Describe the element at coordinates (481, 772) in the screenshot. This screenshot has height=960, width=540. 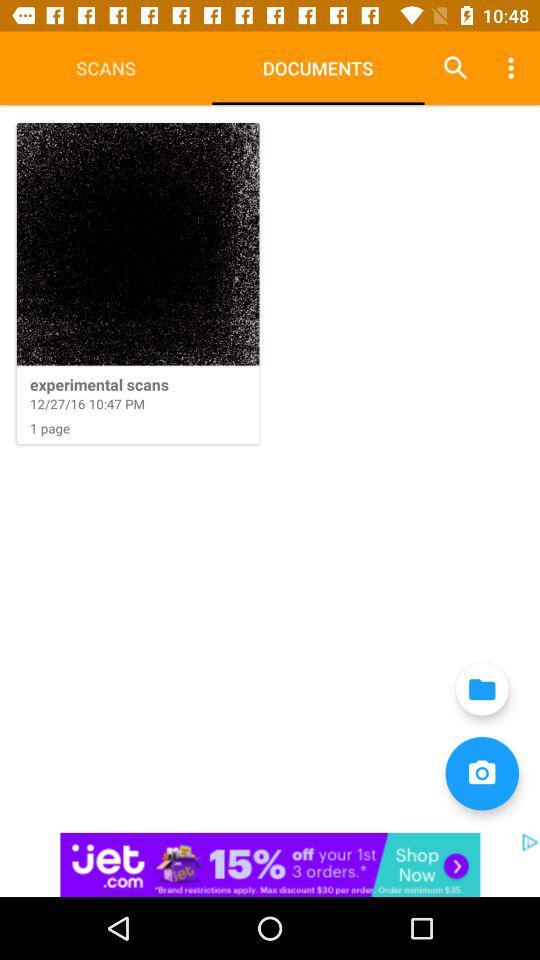
I see `the photo icon` at that location.